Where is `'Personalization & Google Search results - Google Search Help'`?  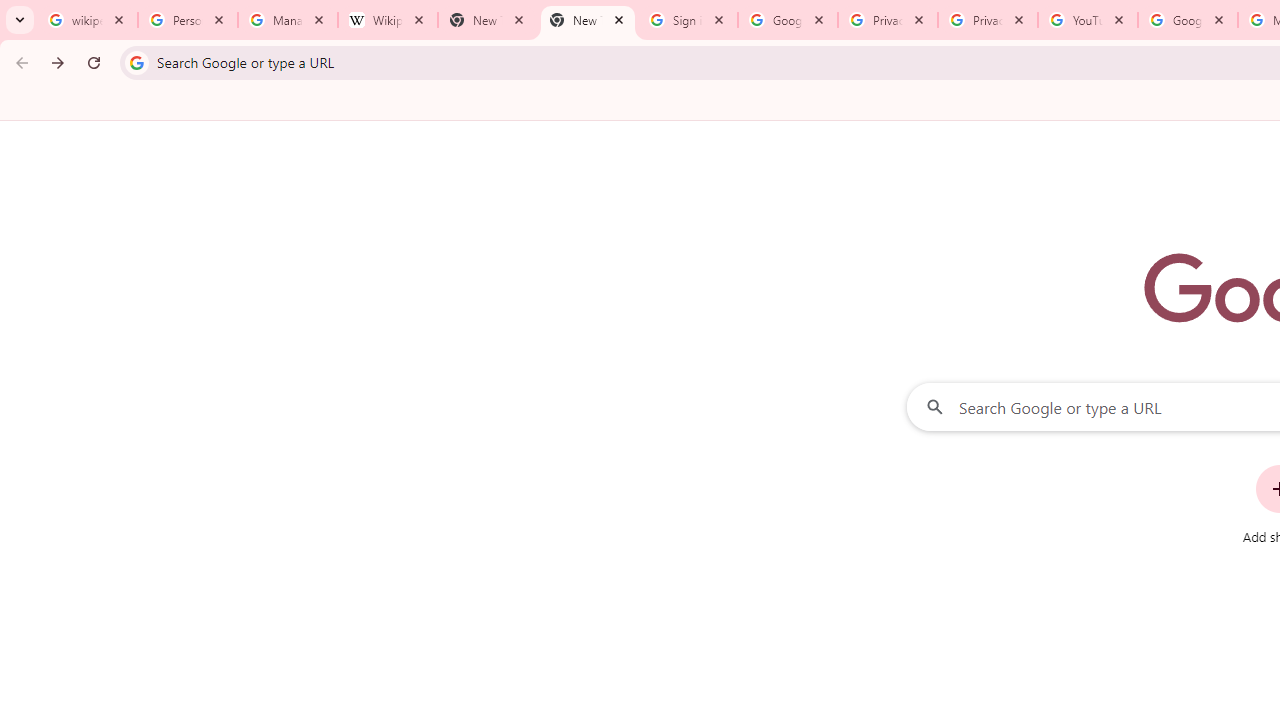 'Personalization & Google Search results - Google Search Help' is located at coordinates (188, 20).